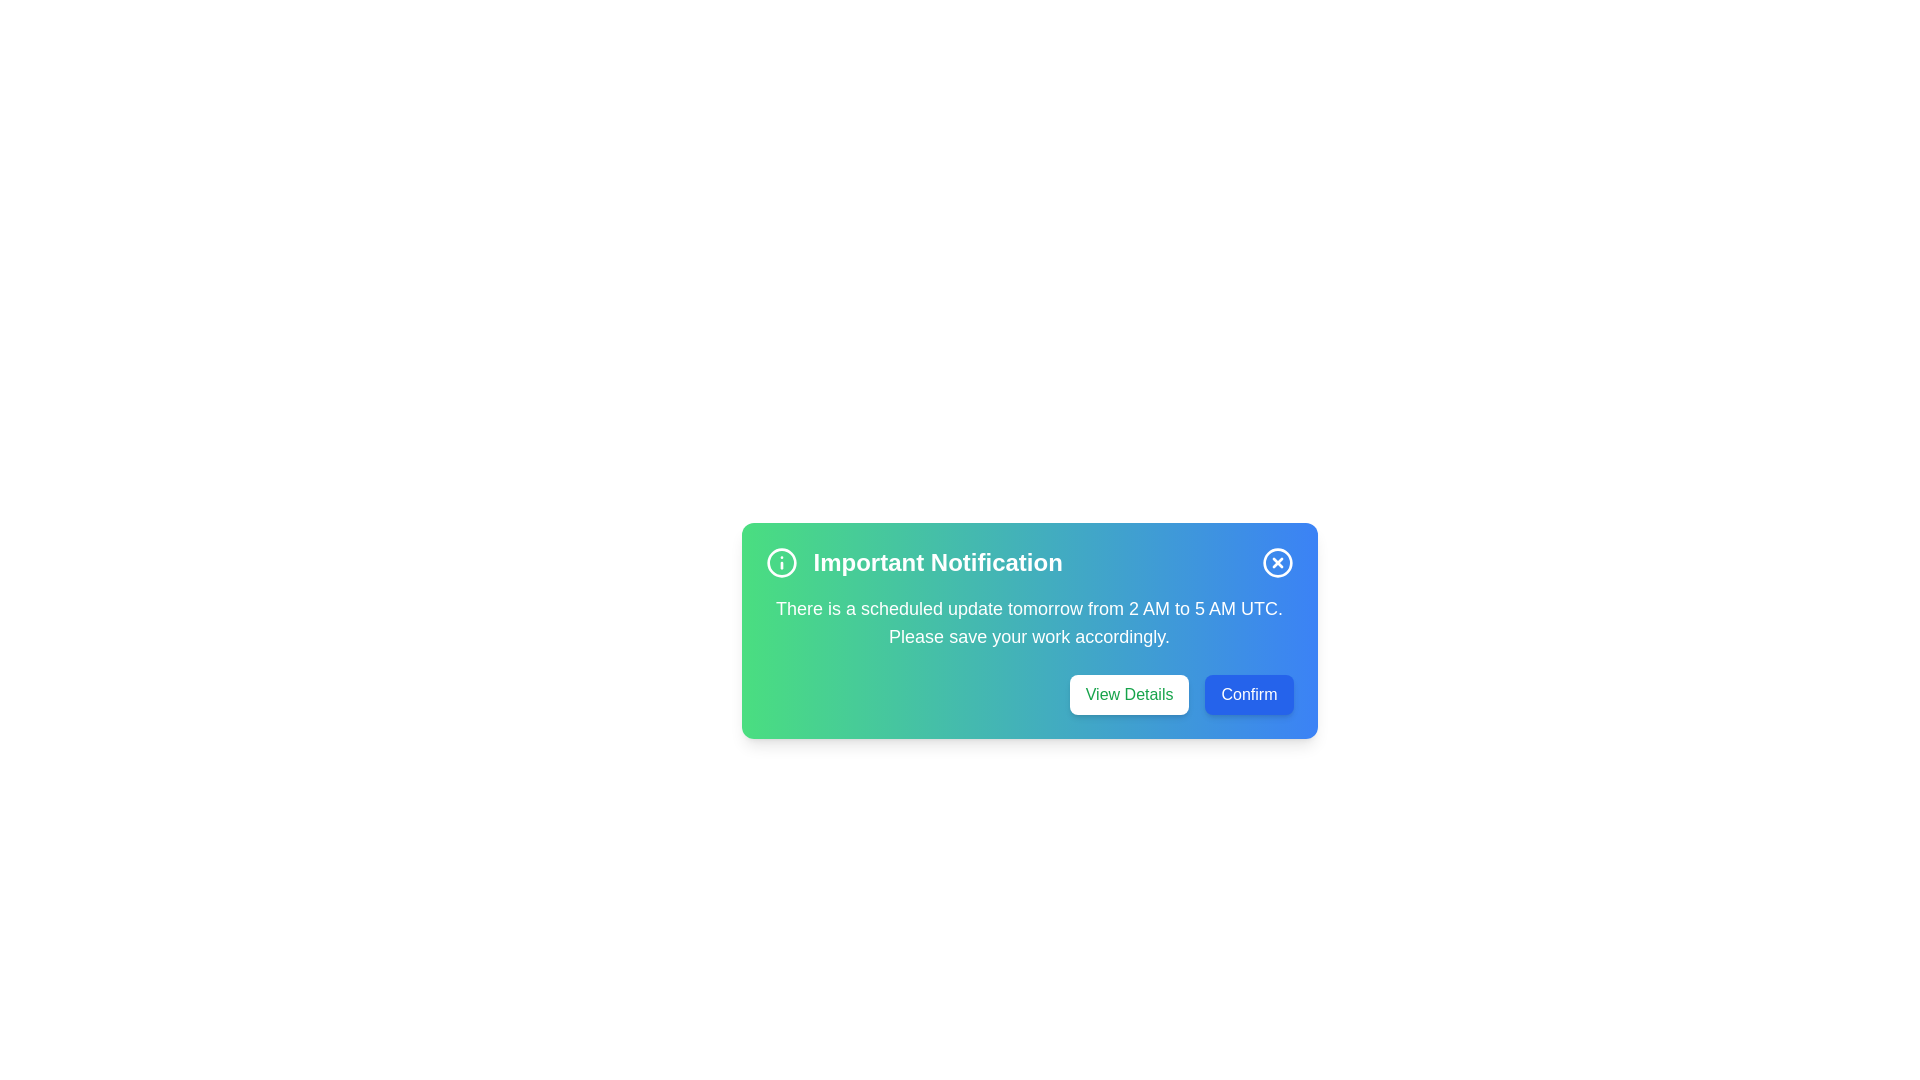 This screenshot has height=1080, width=1920. Describe the element at coordinates (1247, 693) in the screenshot. I see `the 'Confirm' button to confirm the notification` at that location.